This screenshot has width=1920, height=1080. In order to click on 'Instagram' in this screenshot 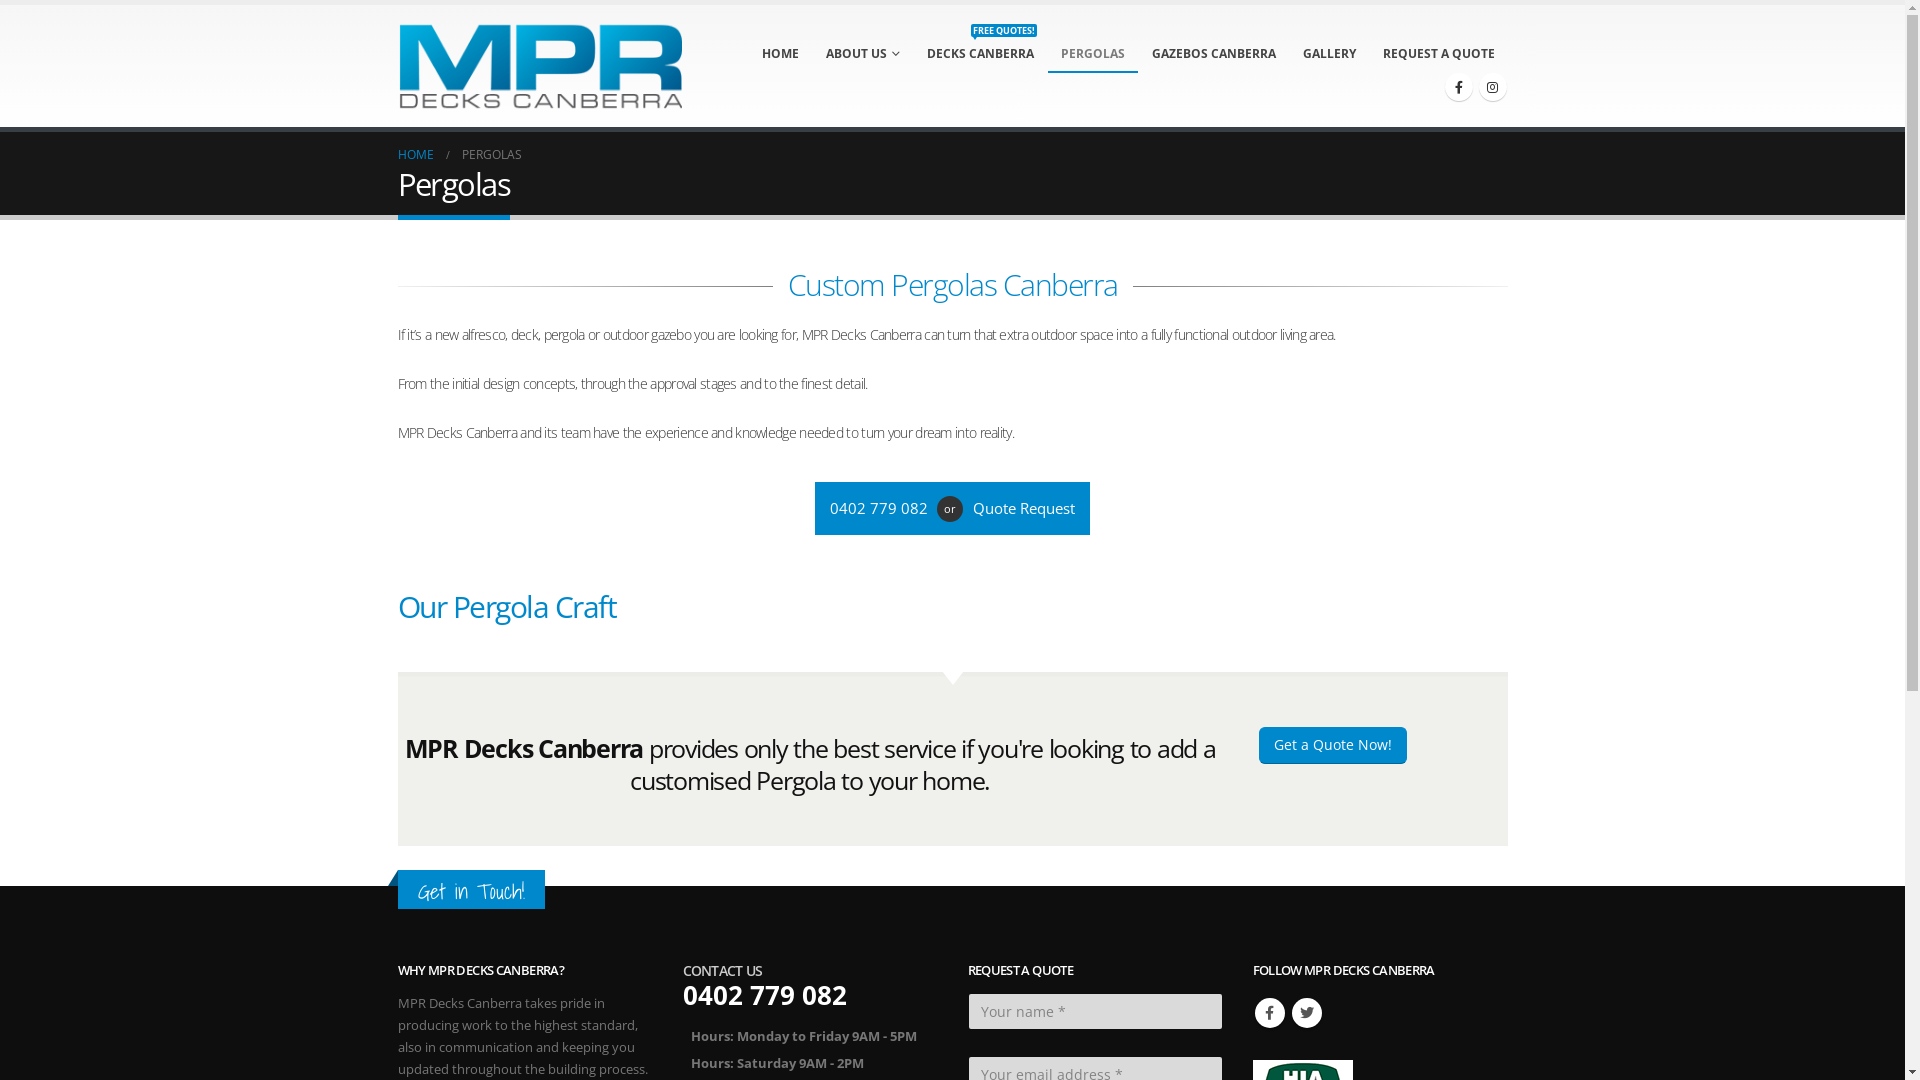, I will do `click(1492, 86)`.